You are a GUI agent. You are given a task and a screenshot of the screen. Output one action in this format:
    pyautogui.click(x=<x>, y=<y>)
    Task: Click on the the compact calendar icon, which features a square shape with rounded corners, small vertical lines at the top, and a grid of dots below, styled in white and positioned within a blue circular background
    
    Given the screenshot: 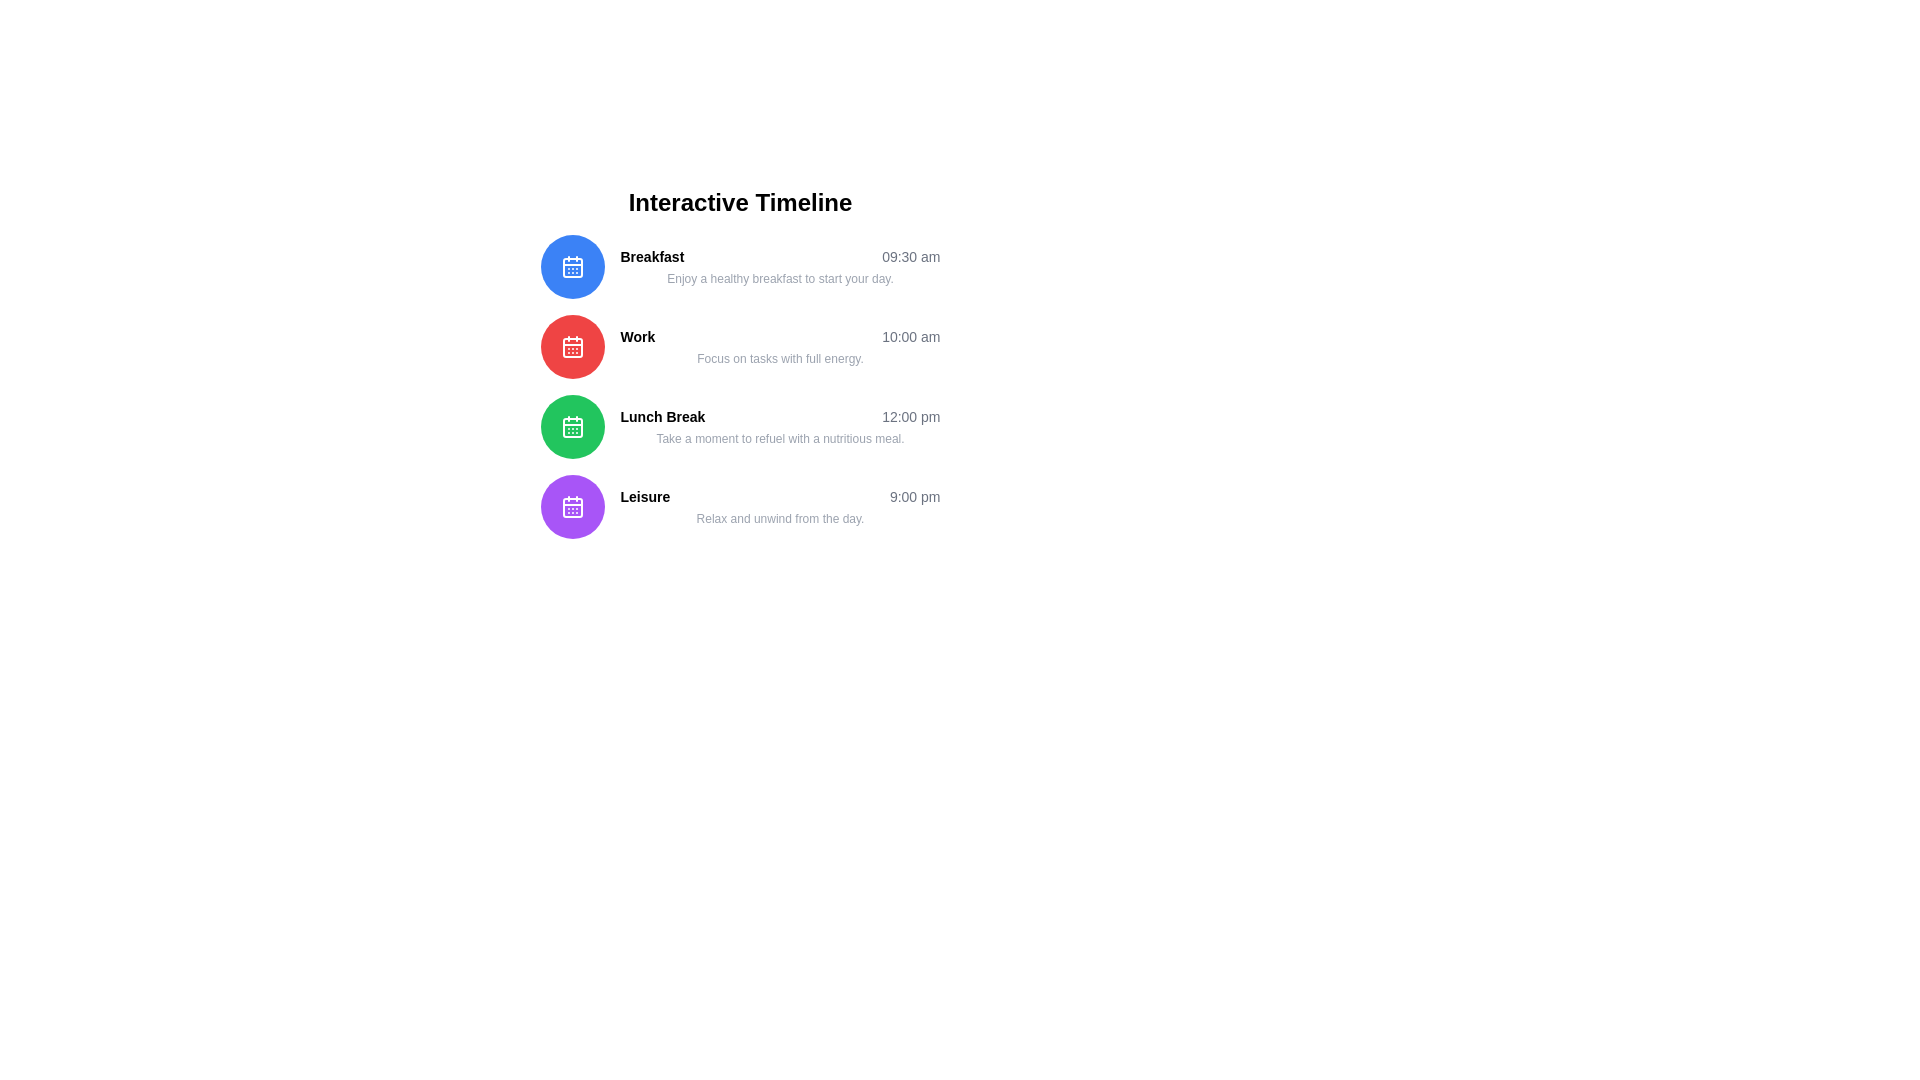 What is the action you would take?
    pyautogui.click(x=571, y=265)
    